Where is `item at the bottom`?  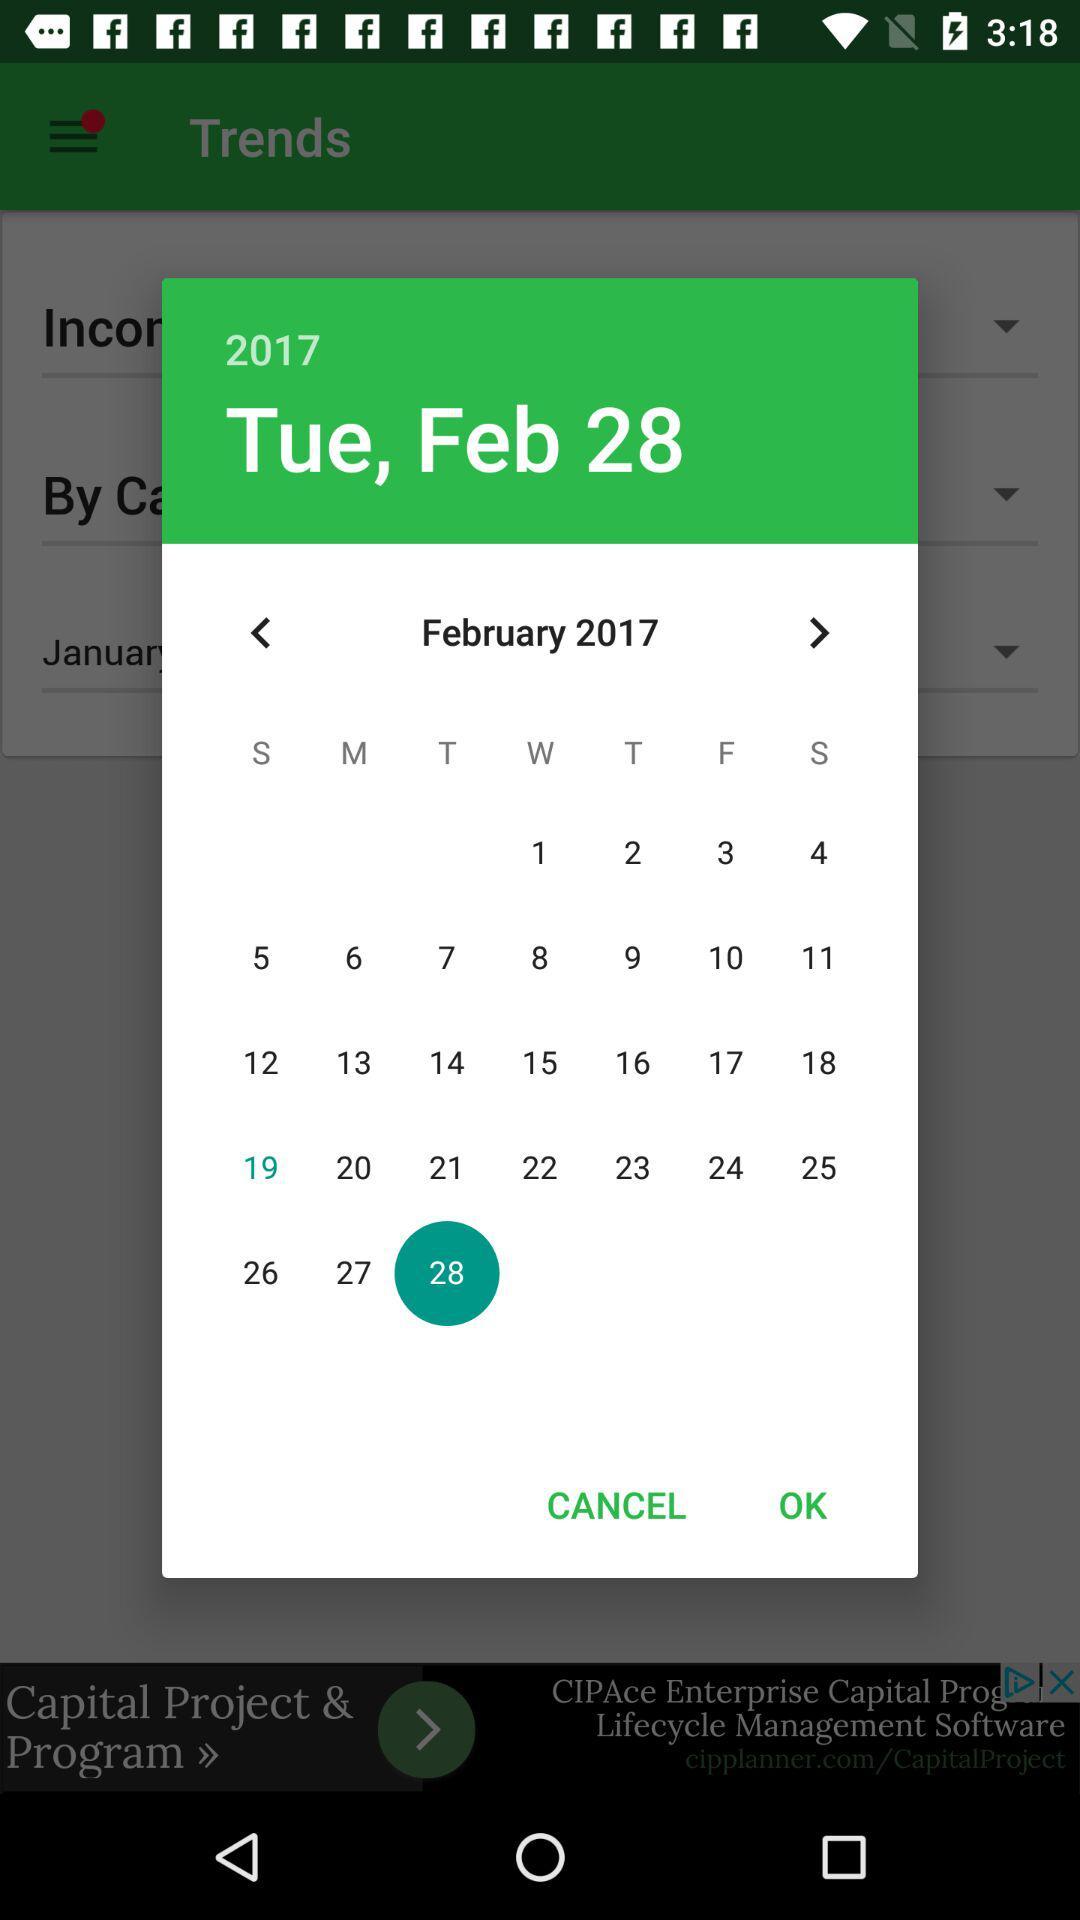
item at the bottom is located at coordinates (615, 1504).